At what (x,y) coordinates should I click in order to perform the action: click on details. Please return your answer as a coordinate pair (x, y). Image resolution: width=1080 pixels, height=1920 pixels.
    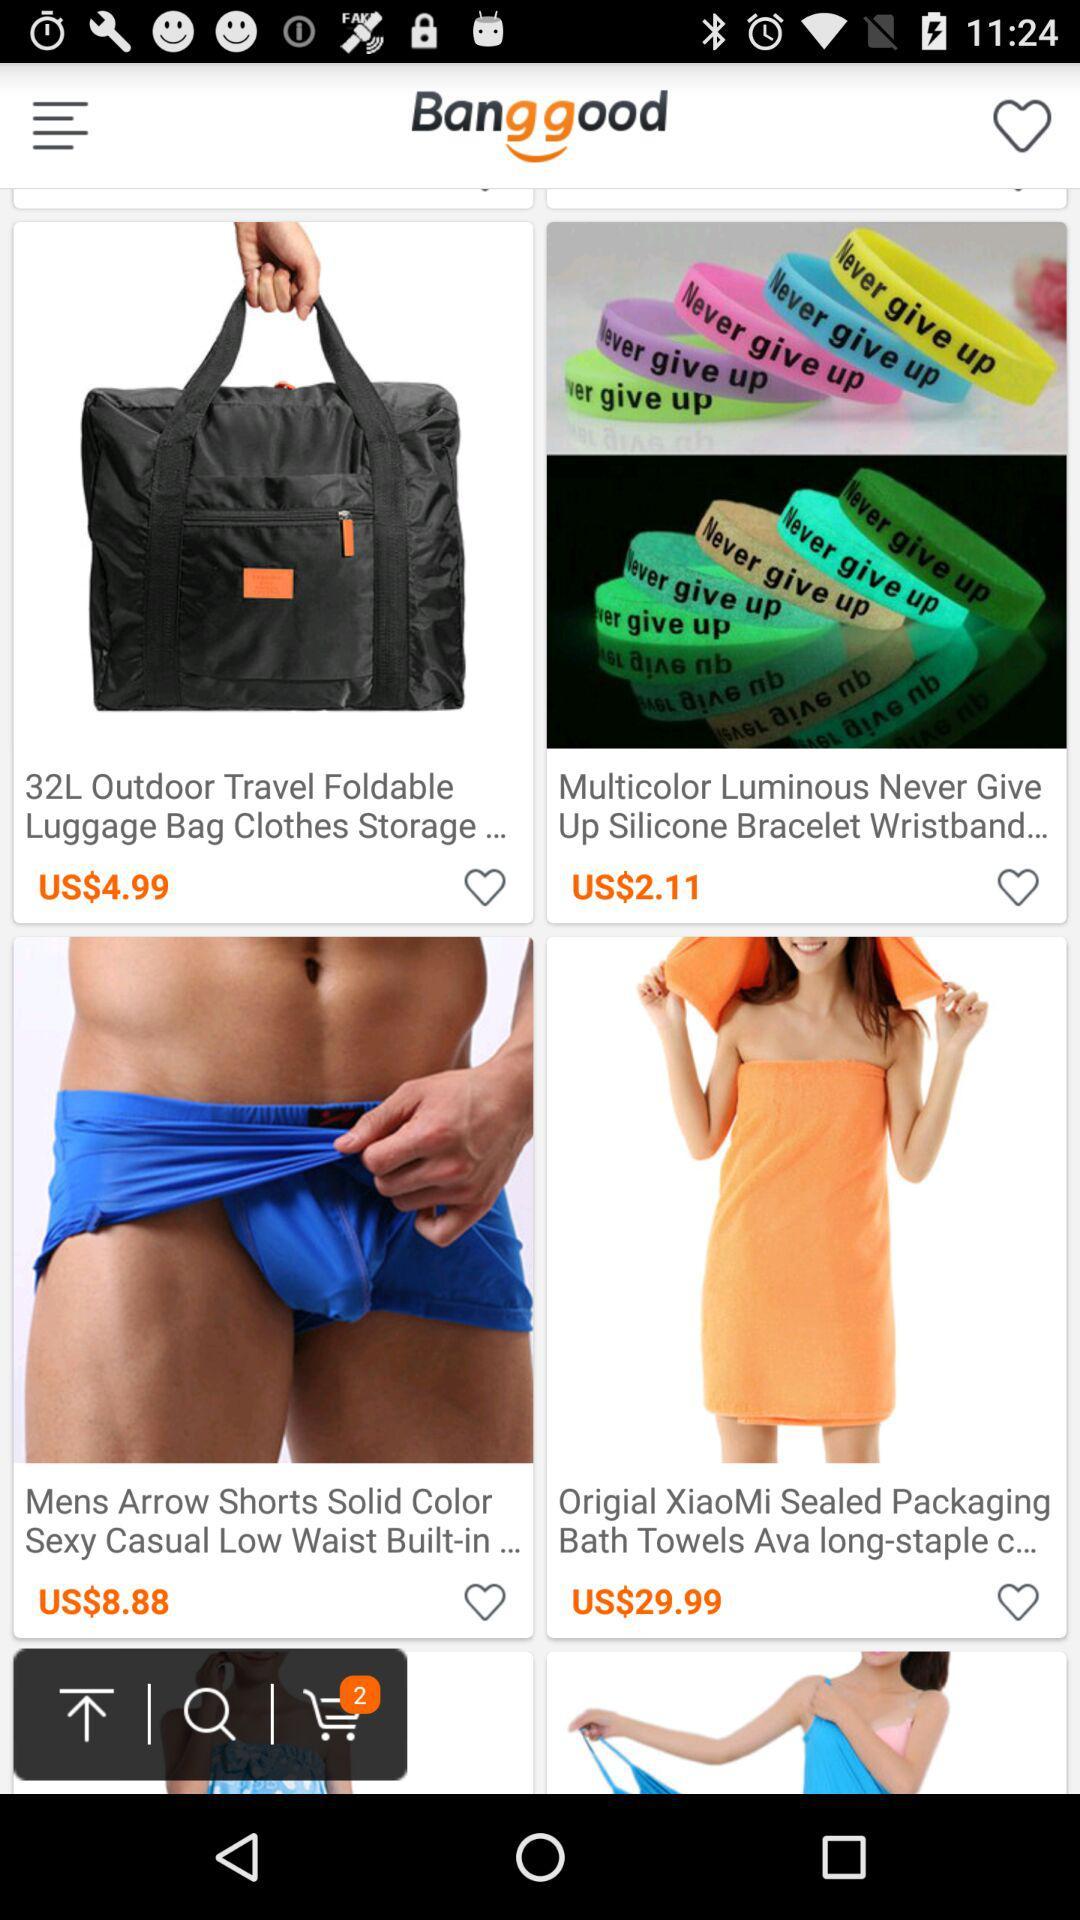
    Looking at the image, I should click on (59, 124).